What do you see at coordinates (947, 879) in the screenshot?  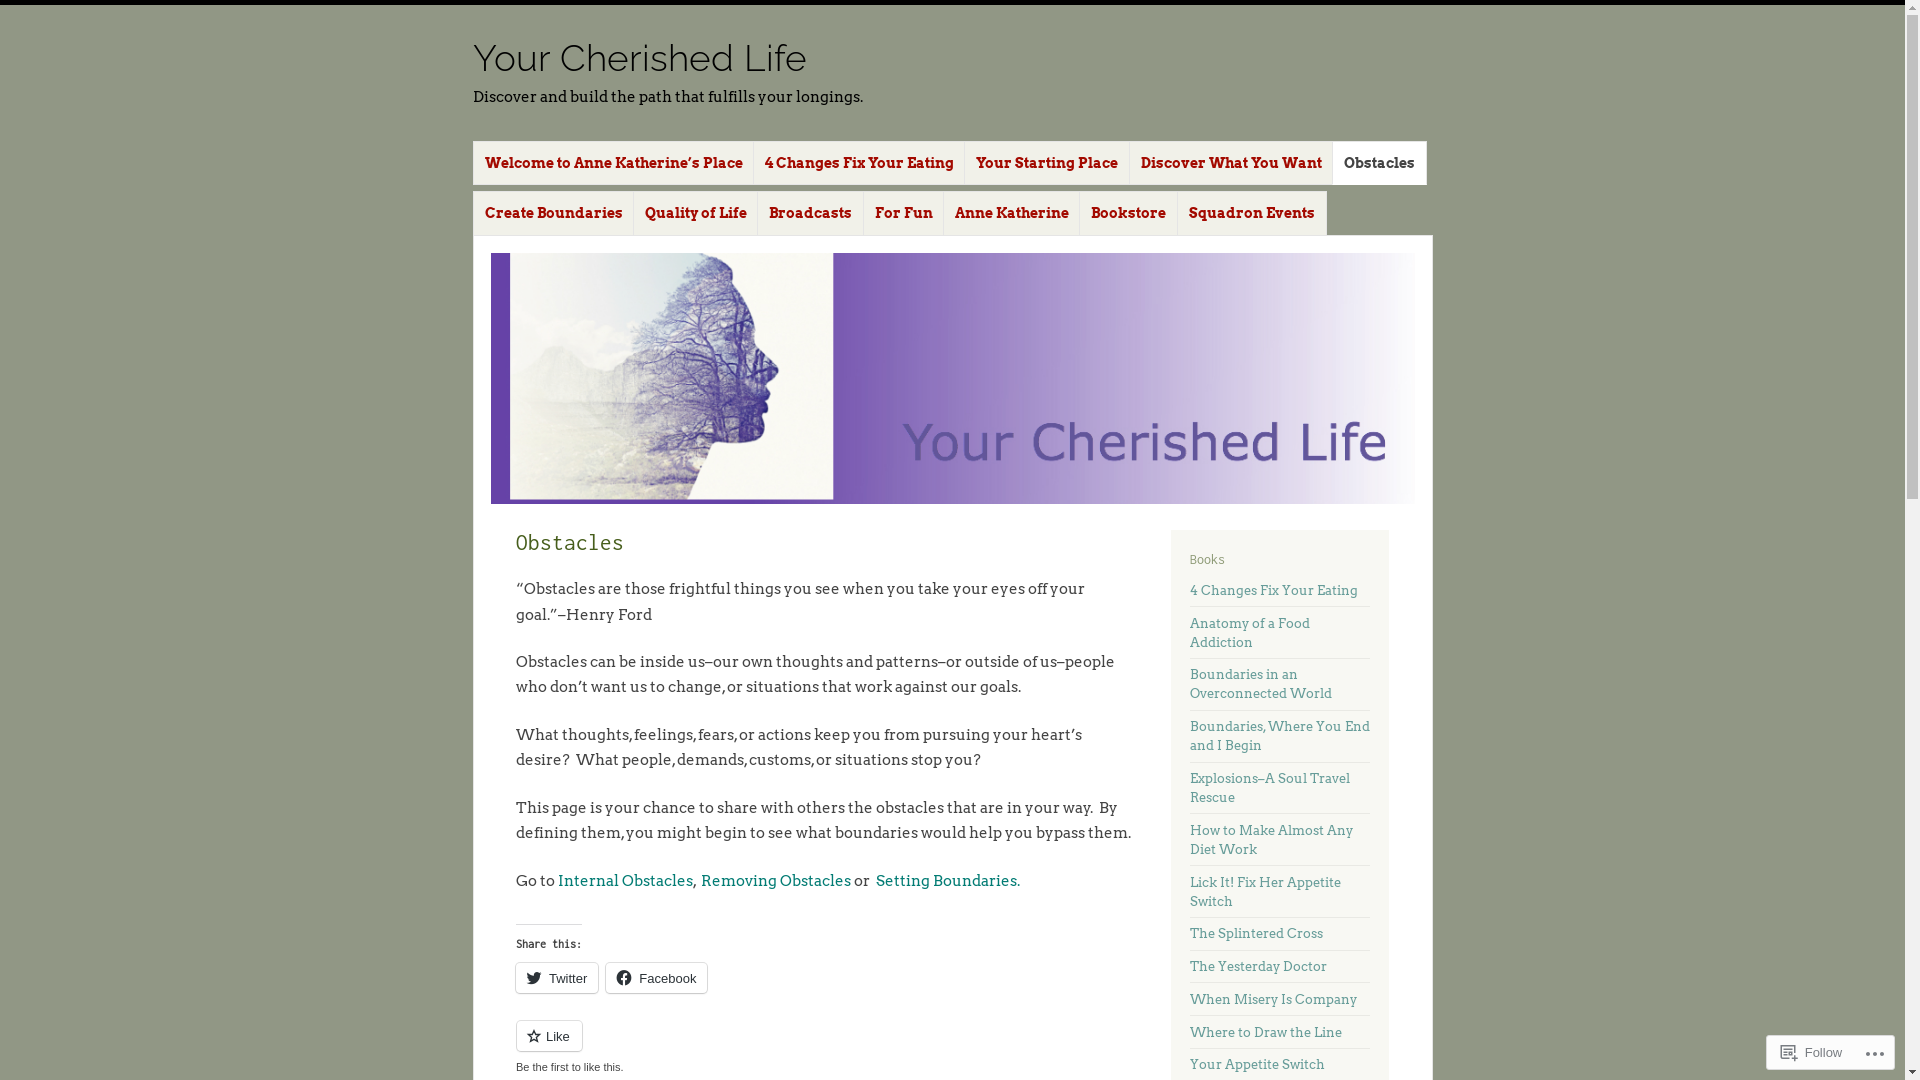 I see `'Setting Boundaries.'` at bounding box center [947, 879].